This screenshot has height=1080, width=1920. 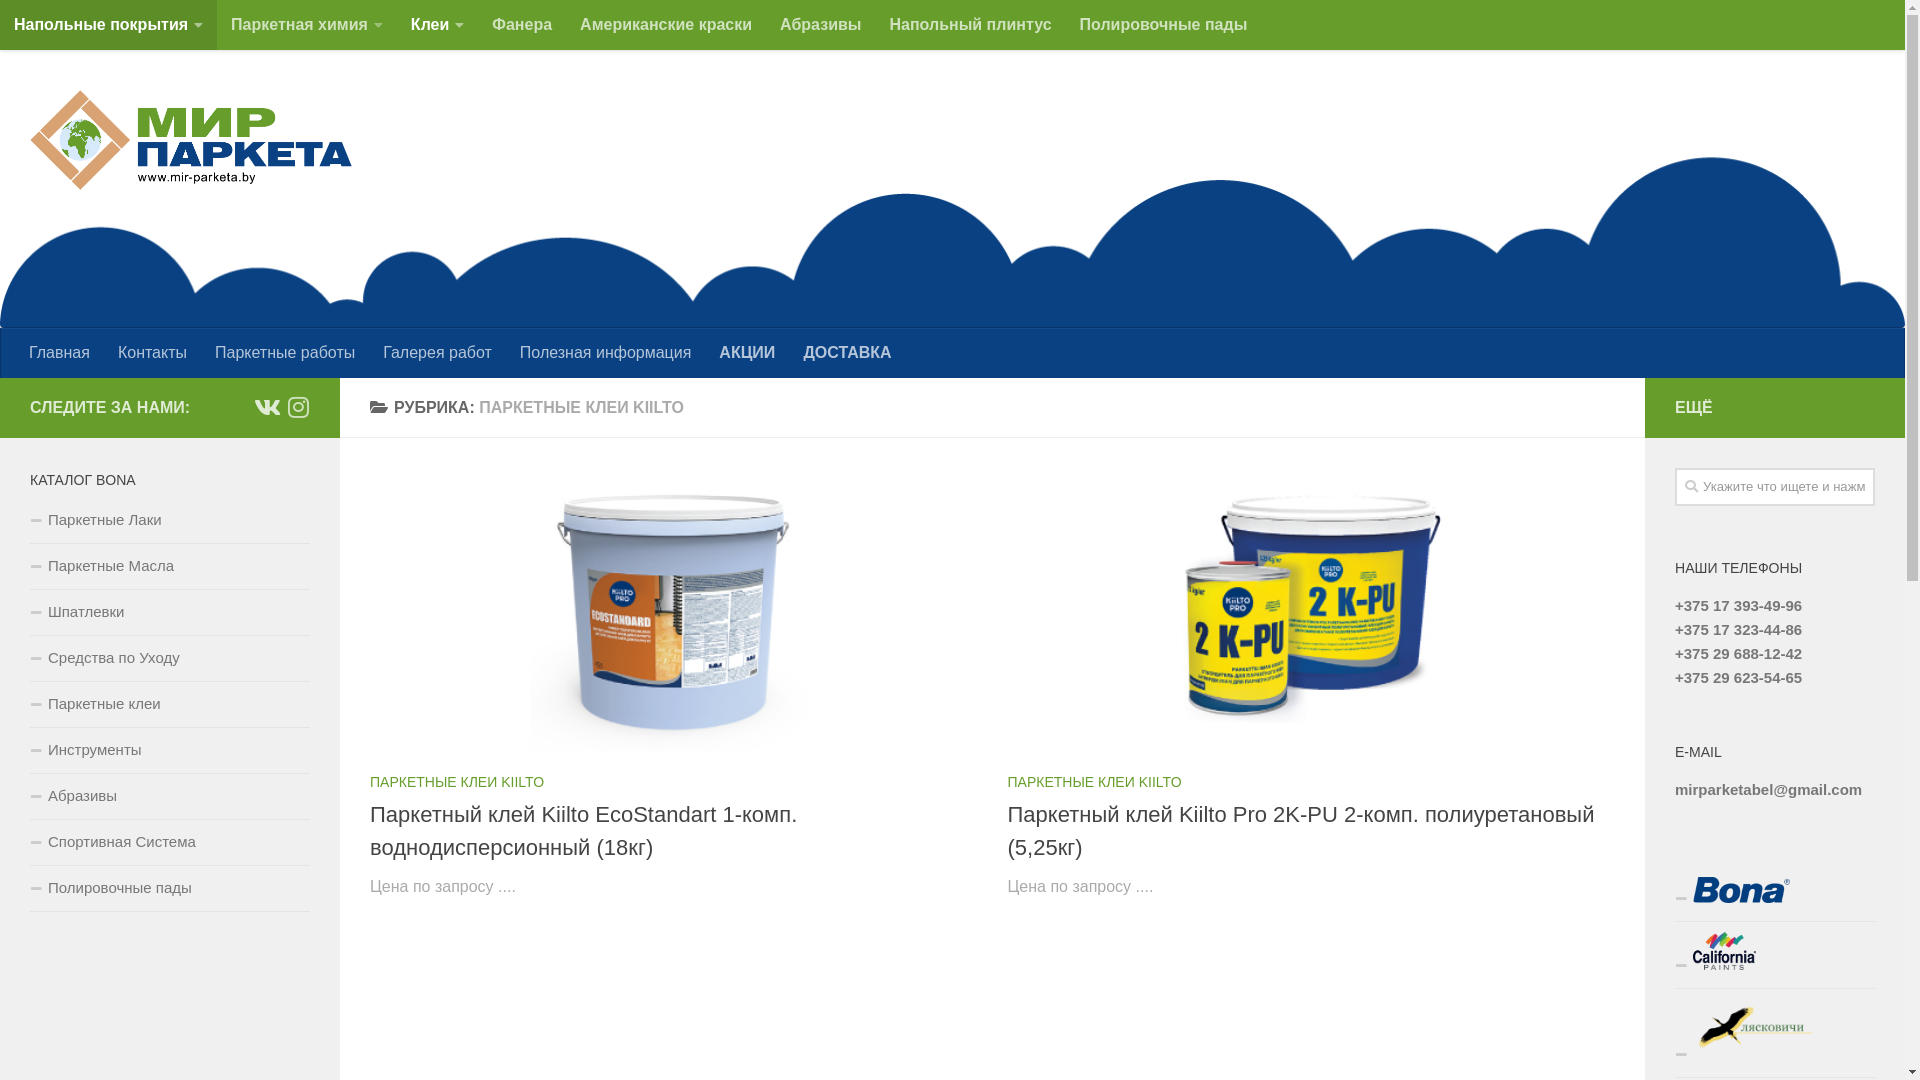 What do you see at coordinates (264, 406) in the screenshot?
I see `'vk.com'` at bounding box center [264, 406].